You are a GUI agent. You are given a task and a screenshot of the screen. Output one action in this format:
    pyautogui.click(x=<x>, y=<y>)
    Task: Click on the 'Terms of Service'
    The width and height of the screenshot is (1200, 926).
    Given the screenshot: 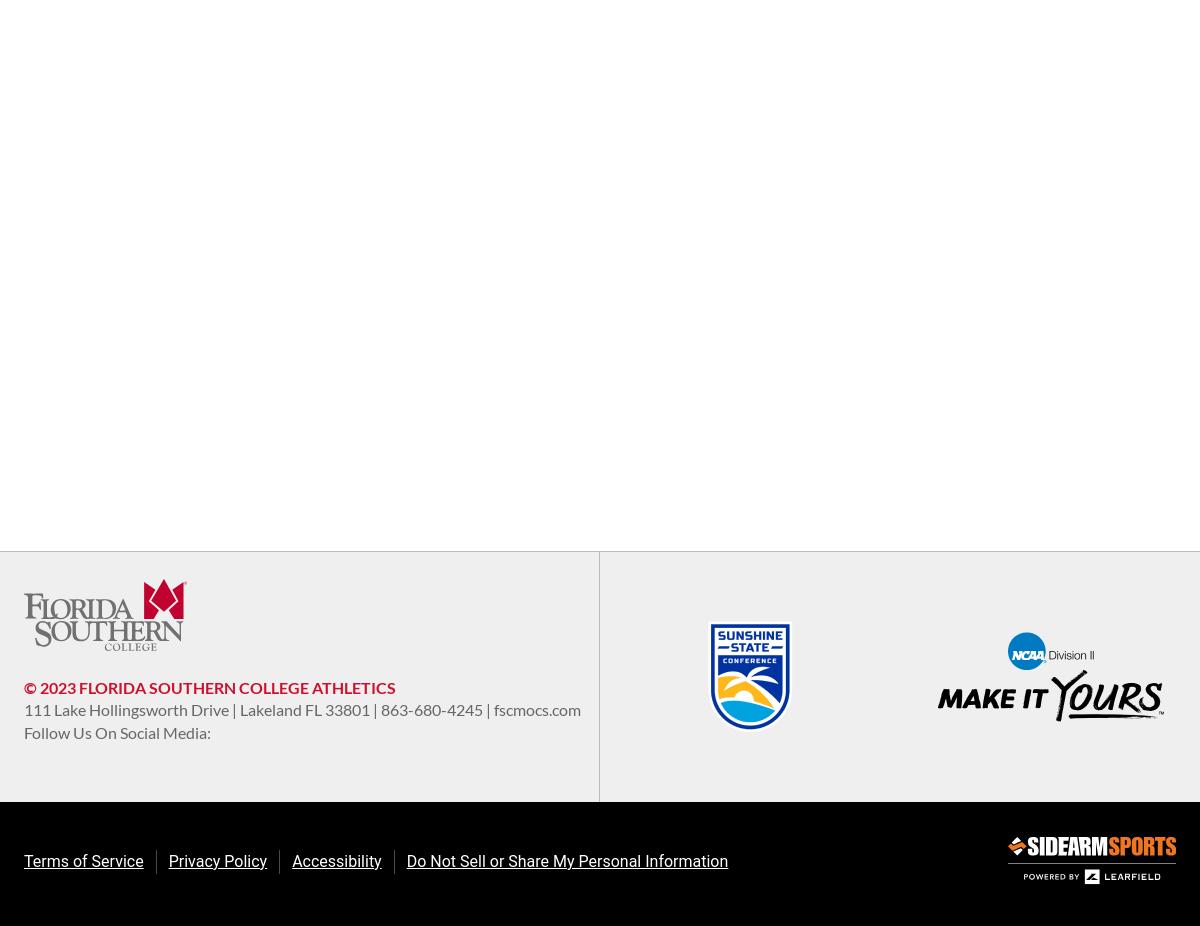 What is the action you would take?
    pyautogui.click(x=83, y=861)
    